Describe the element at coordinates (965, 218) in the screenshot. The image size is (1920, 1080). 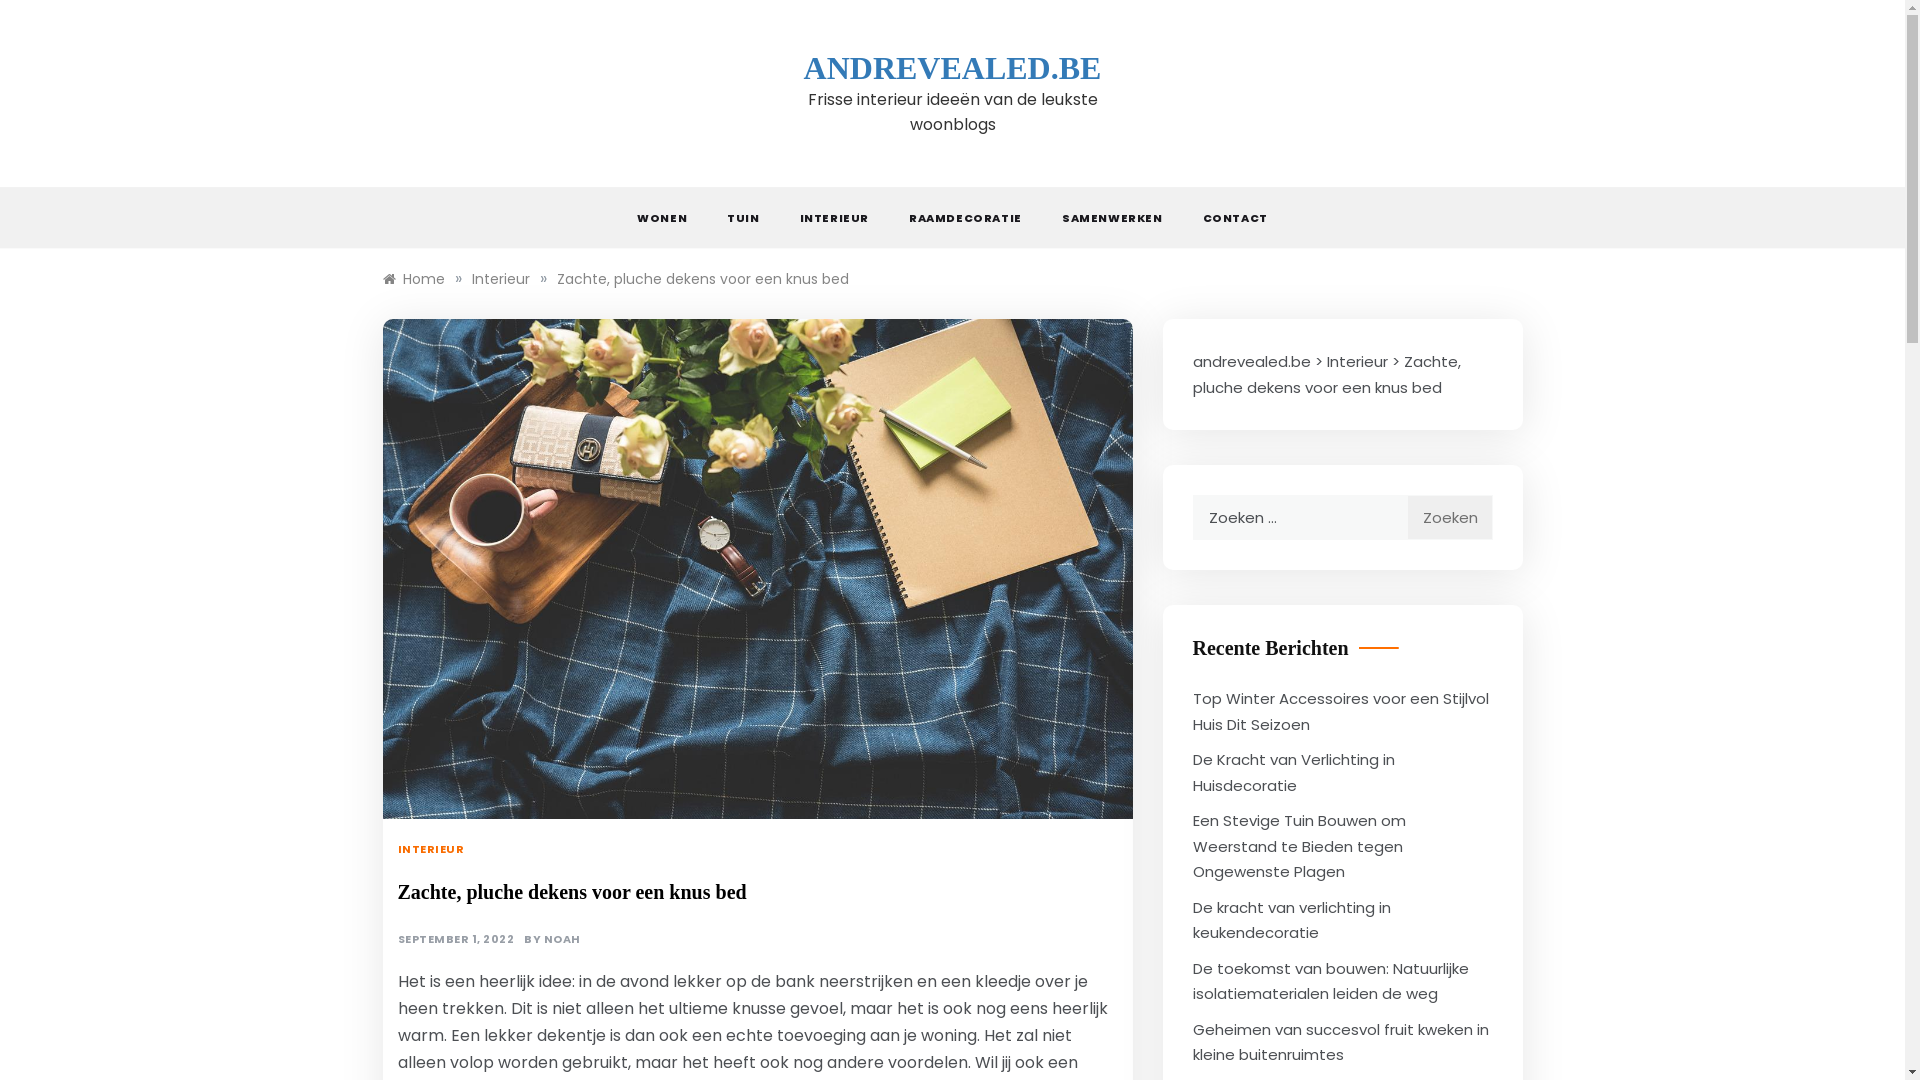
I see `'RAAMDECORATIE'` at that location.